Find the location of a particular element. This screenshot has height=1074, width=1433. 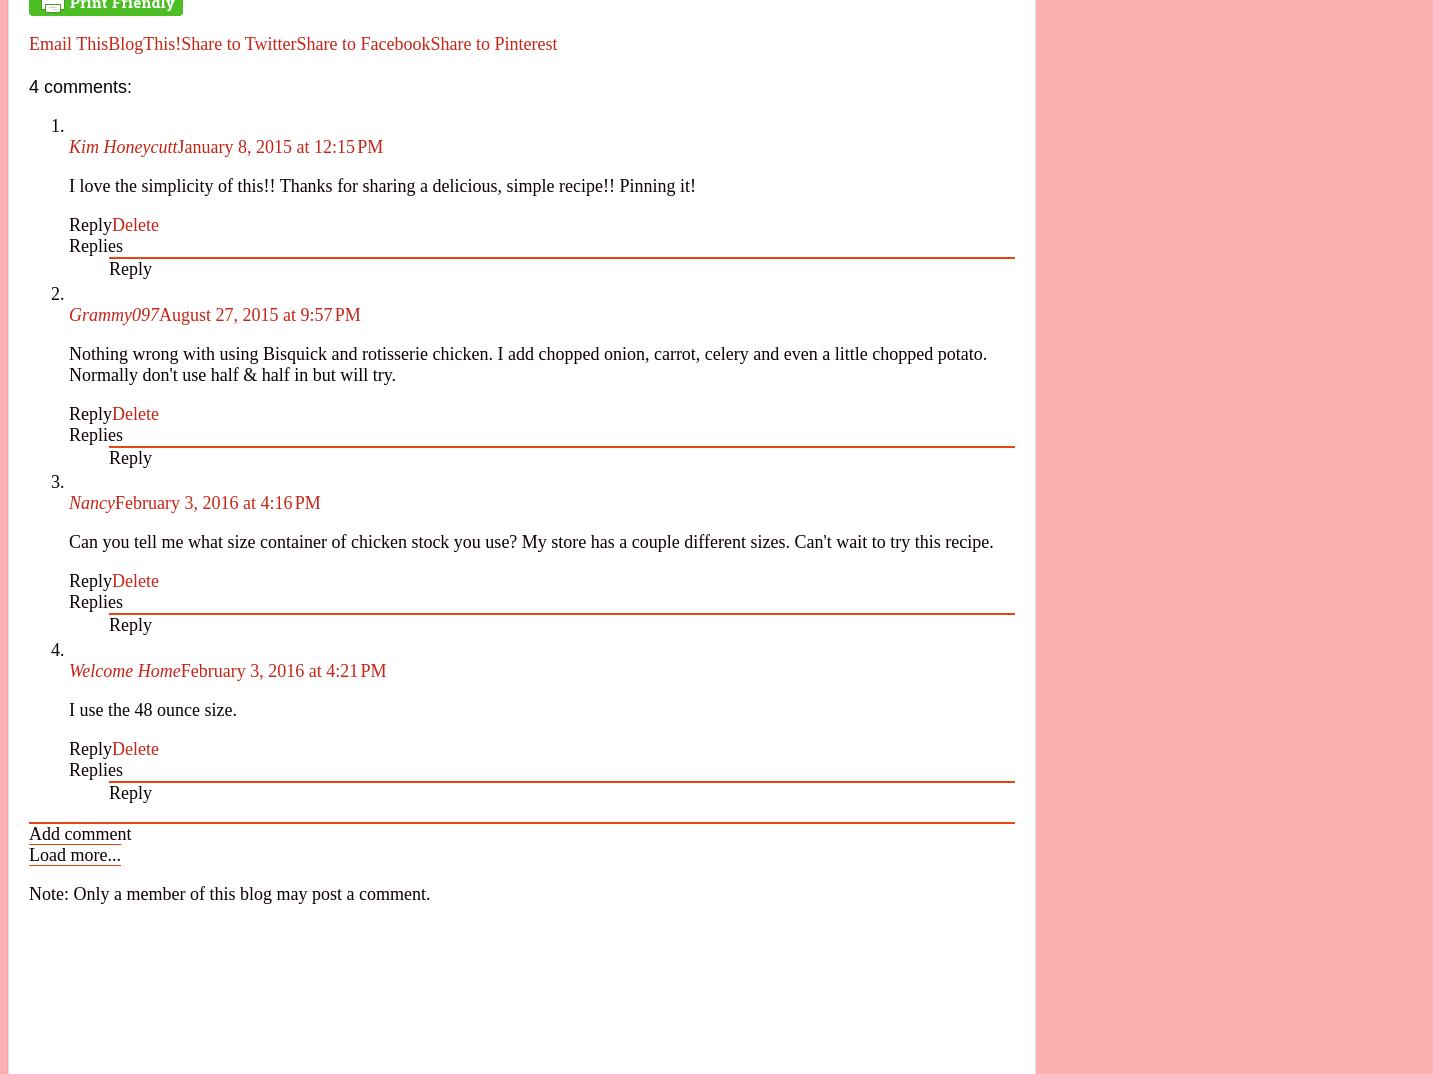

'Share to Pinterest' is located at coordinates (493, 43).